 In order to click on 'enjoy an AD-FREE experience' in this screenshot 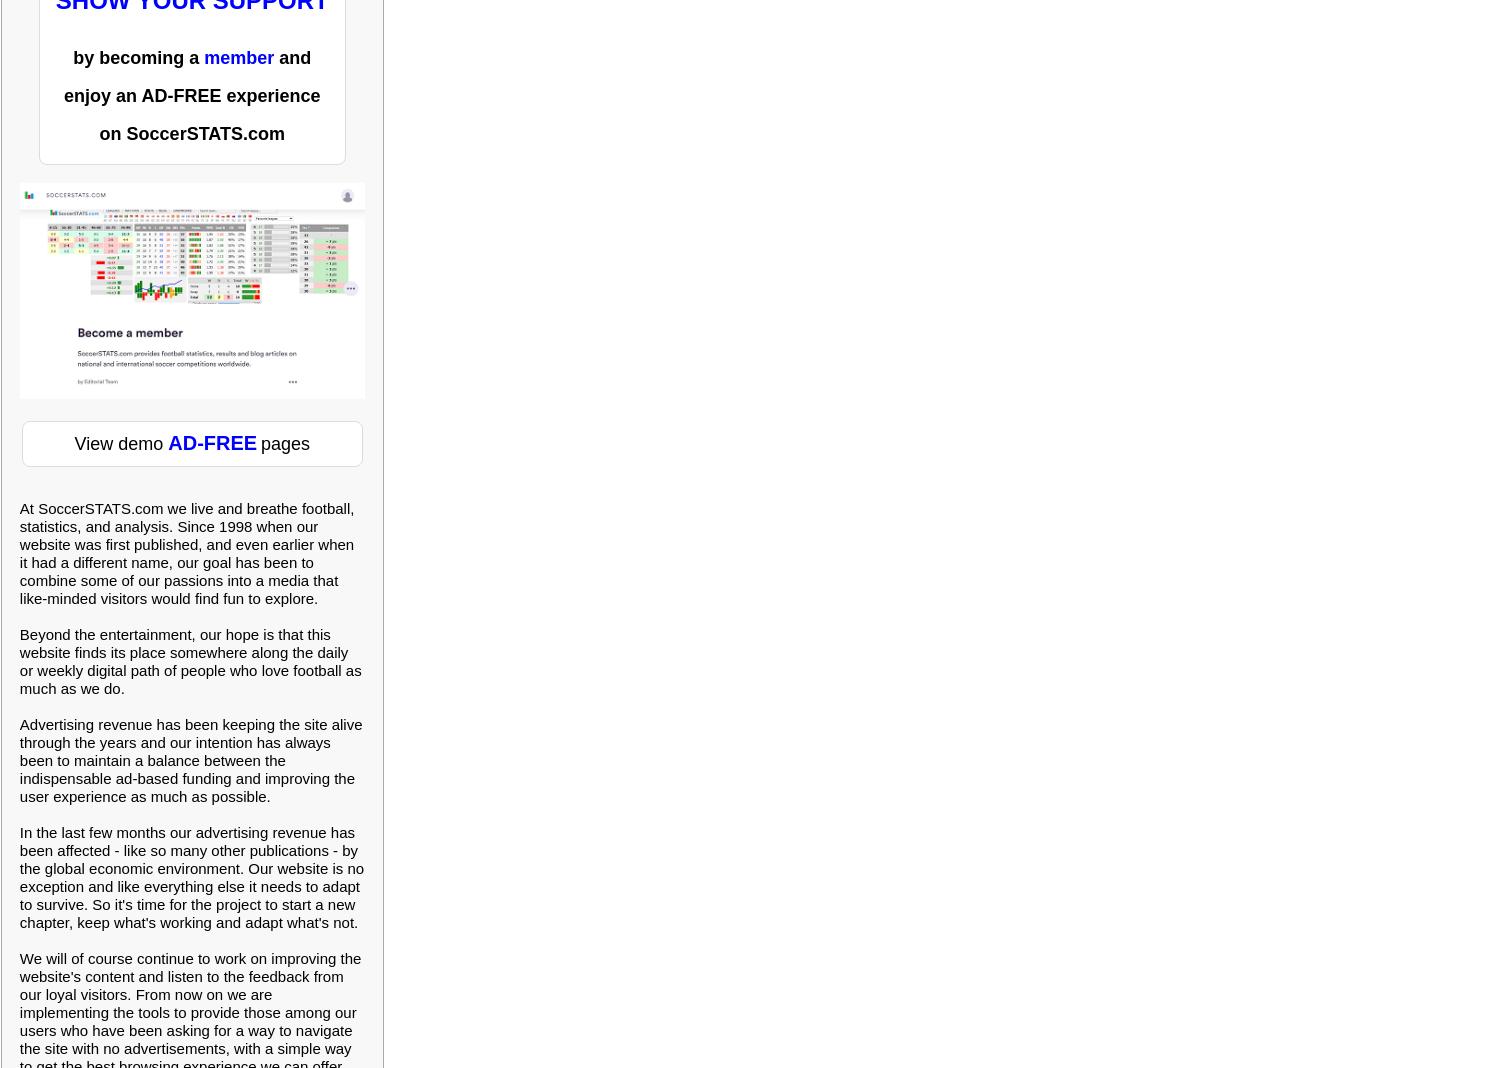, I will do `click(64, 95)`.